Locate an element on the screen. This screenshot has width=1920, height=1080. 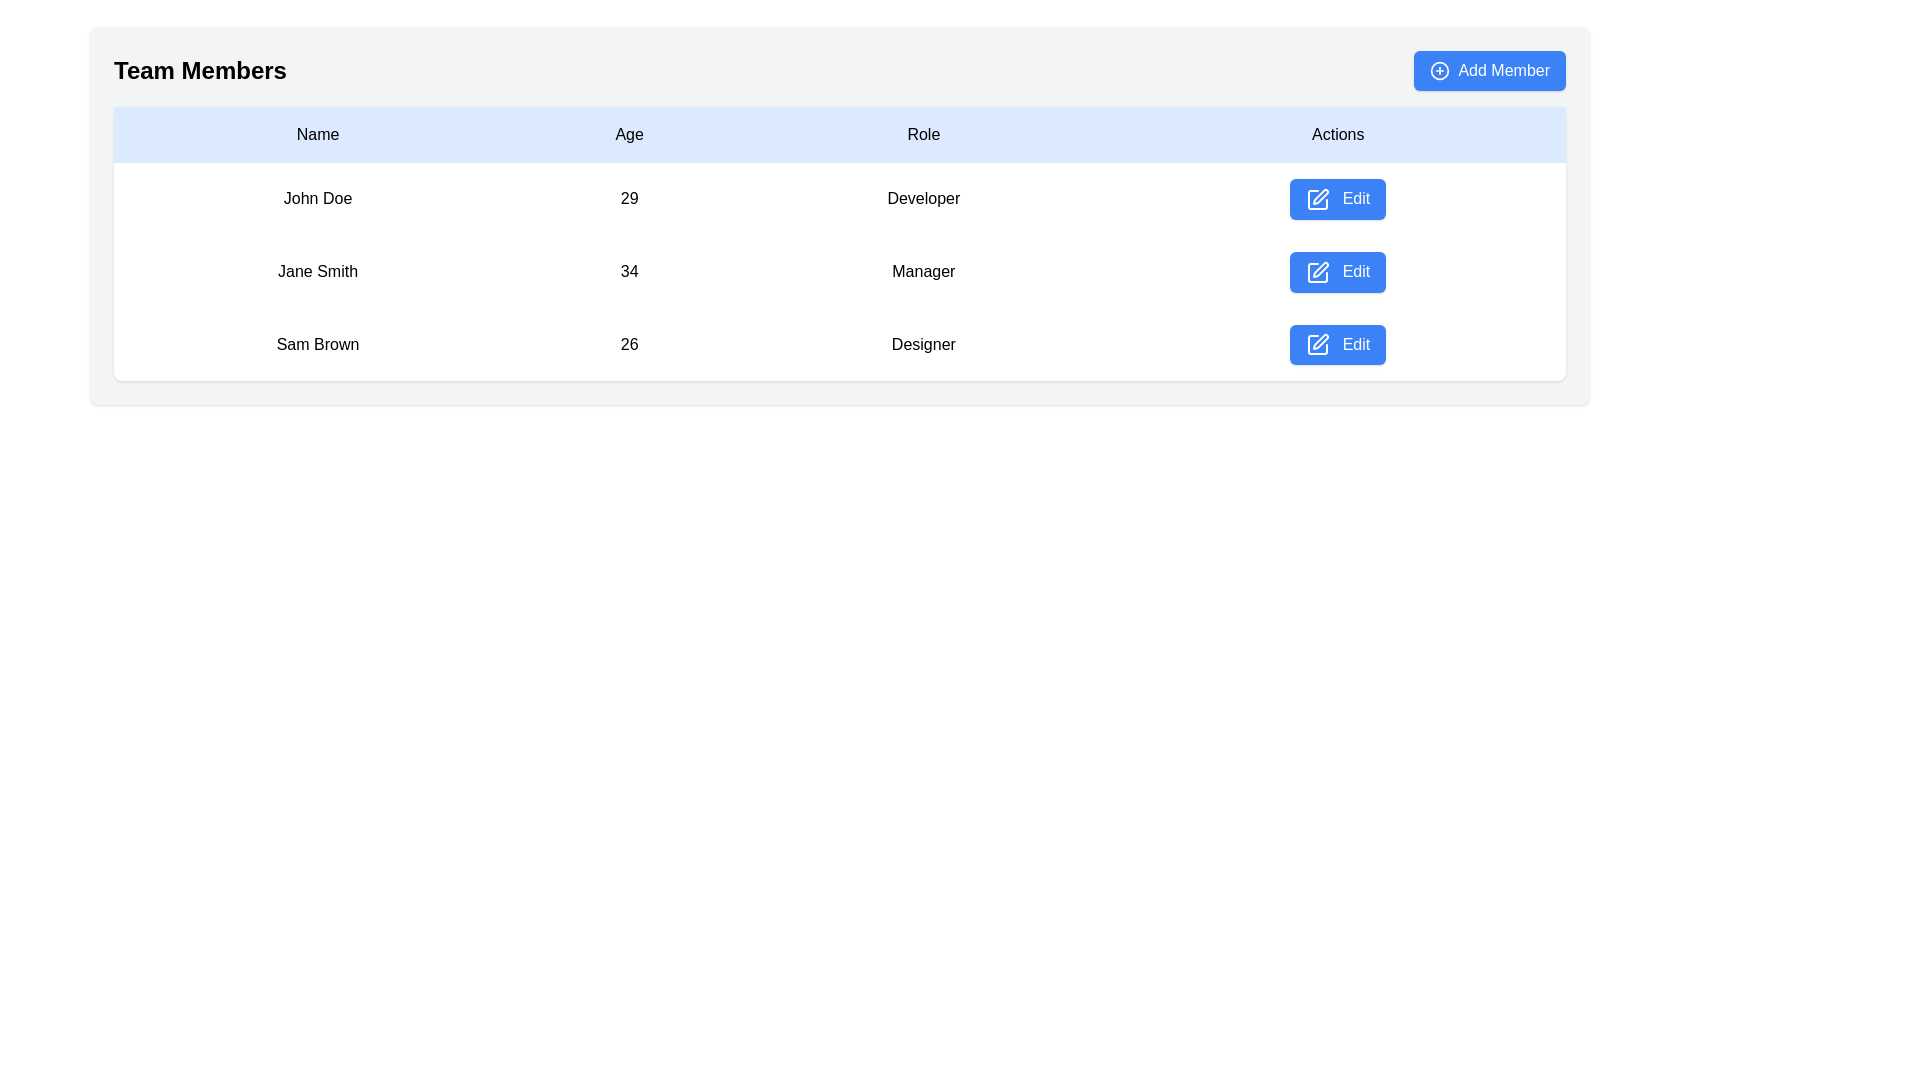
the 'Sam Brown' text label located in the first column of the third row within the table layout, which displays team member details is located at coordinates (316, 343).